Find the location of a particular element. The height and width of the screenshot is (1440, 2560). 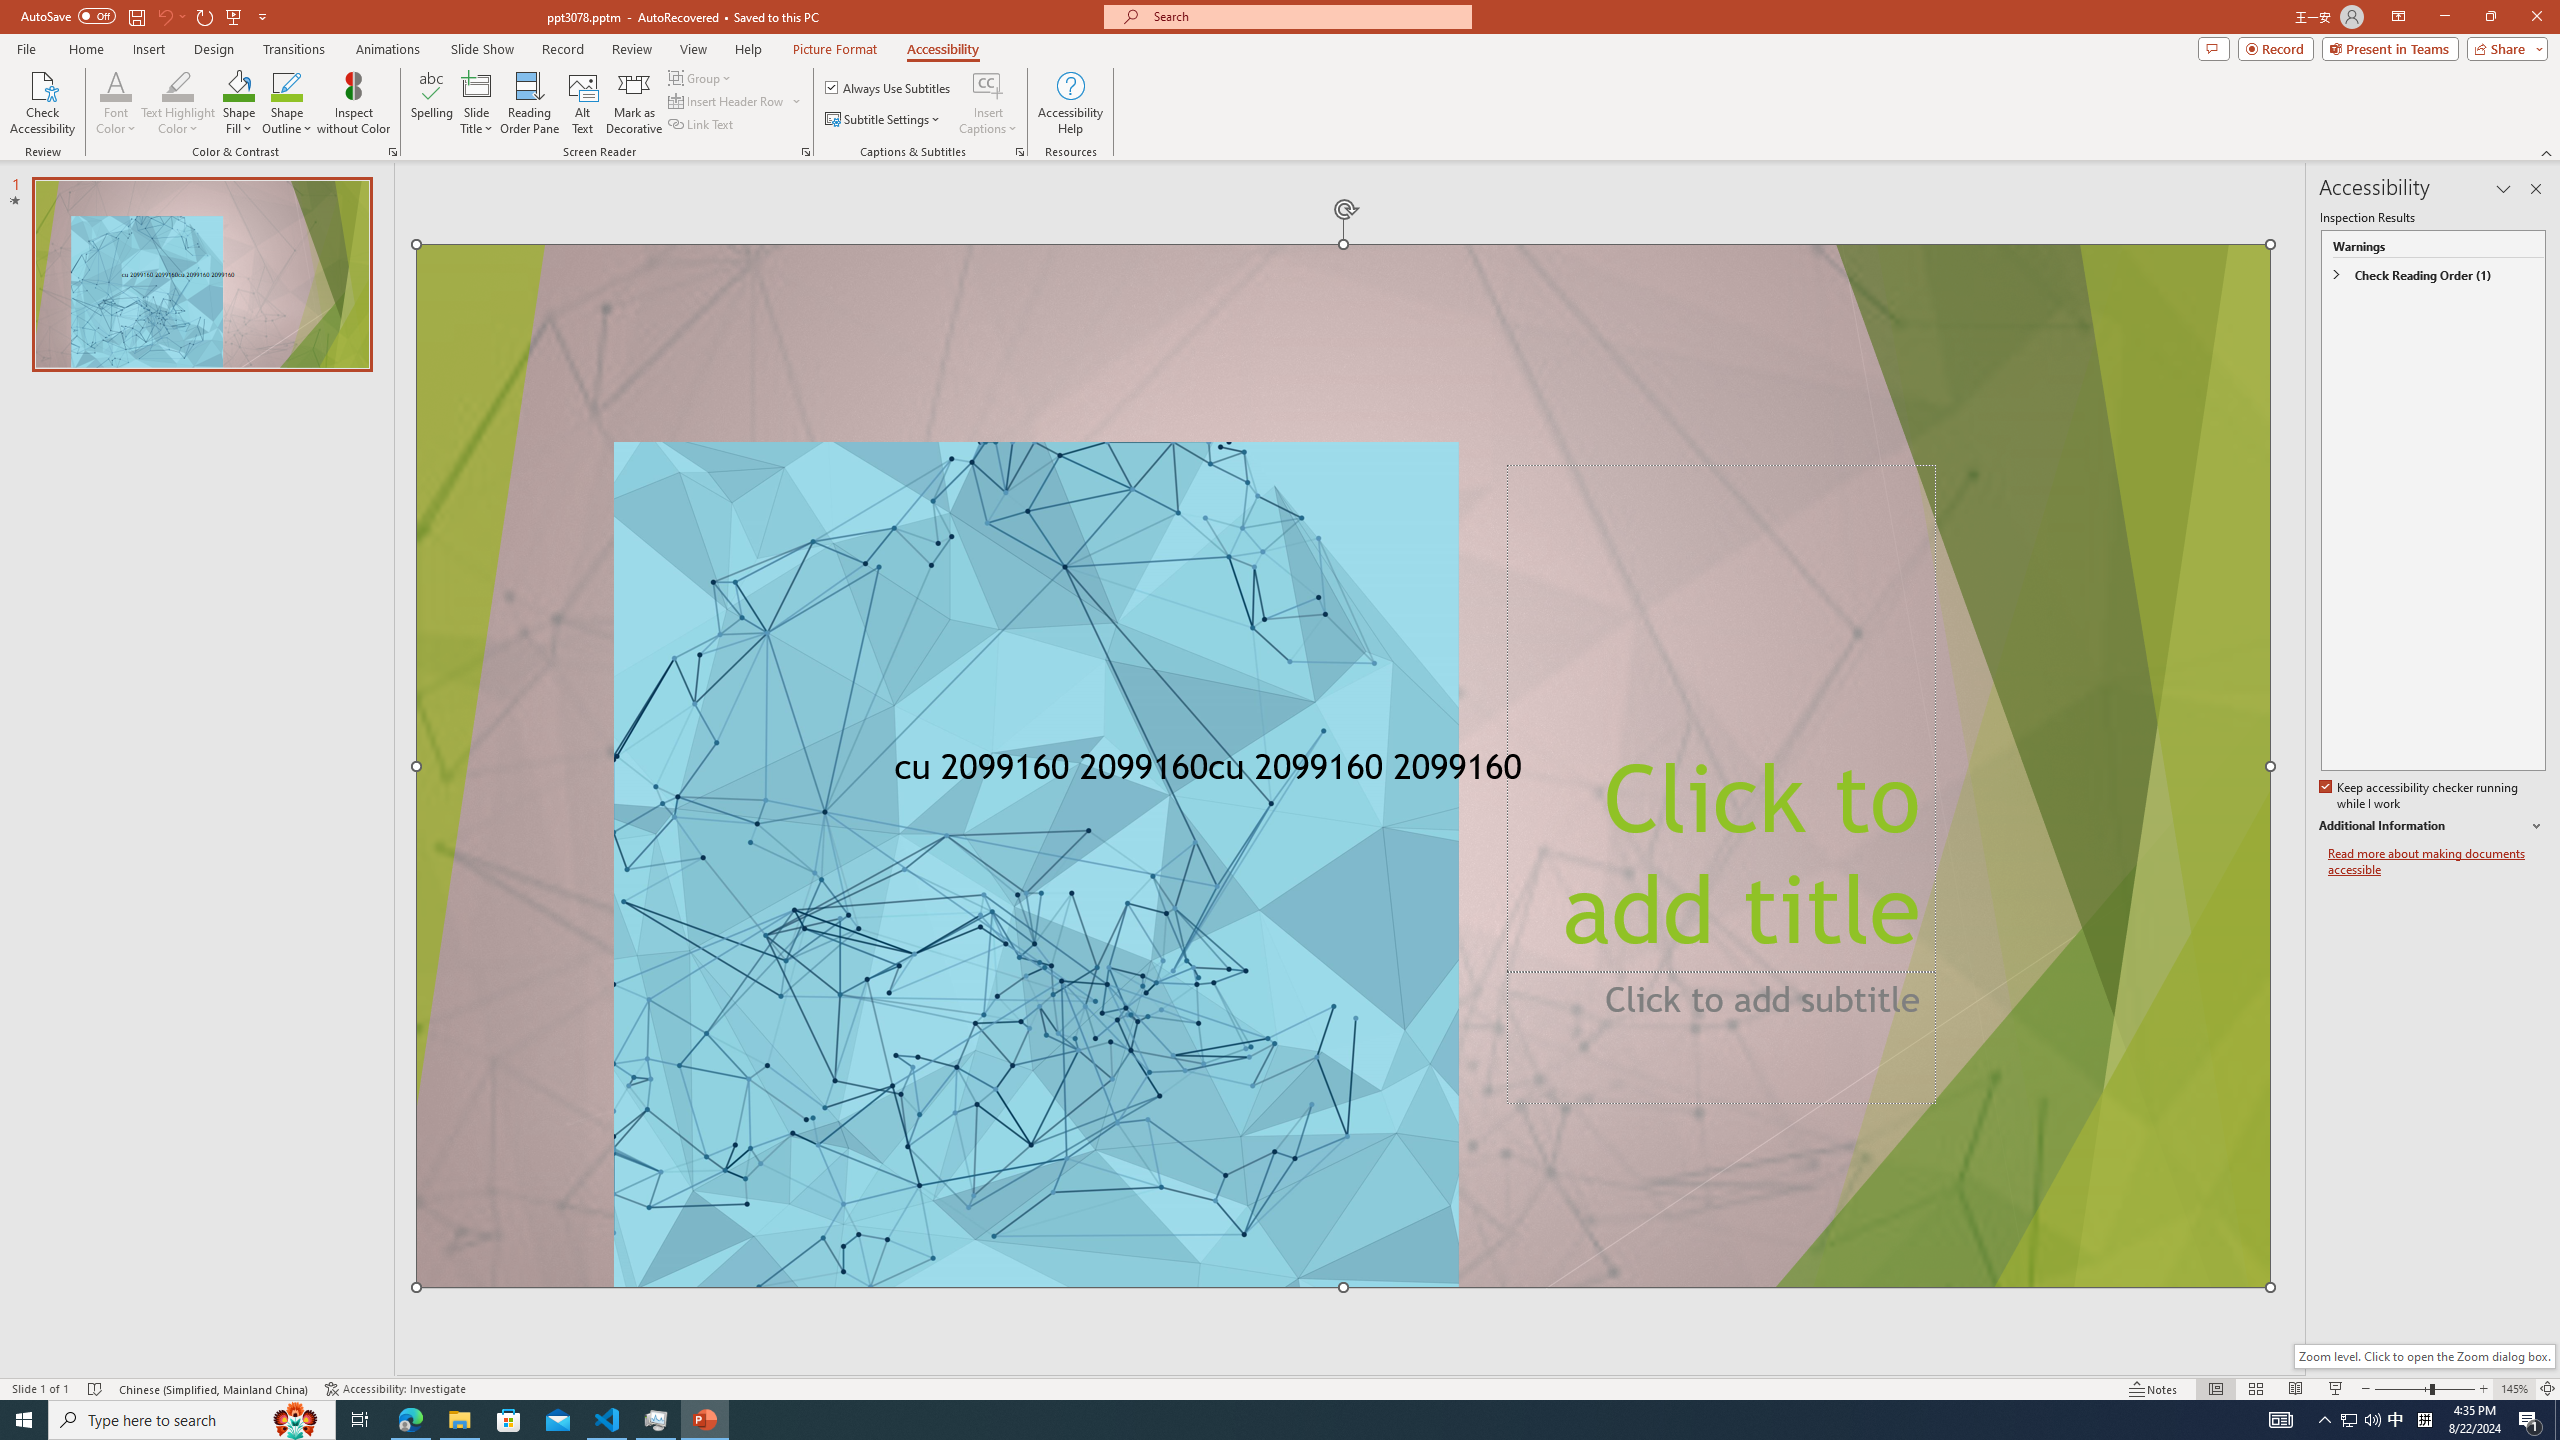

'Slide Title' is located at coordinates (476, 103).